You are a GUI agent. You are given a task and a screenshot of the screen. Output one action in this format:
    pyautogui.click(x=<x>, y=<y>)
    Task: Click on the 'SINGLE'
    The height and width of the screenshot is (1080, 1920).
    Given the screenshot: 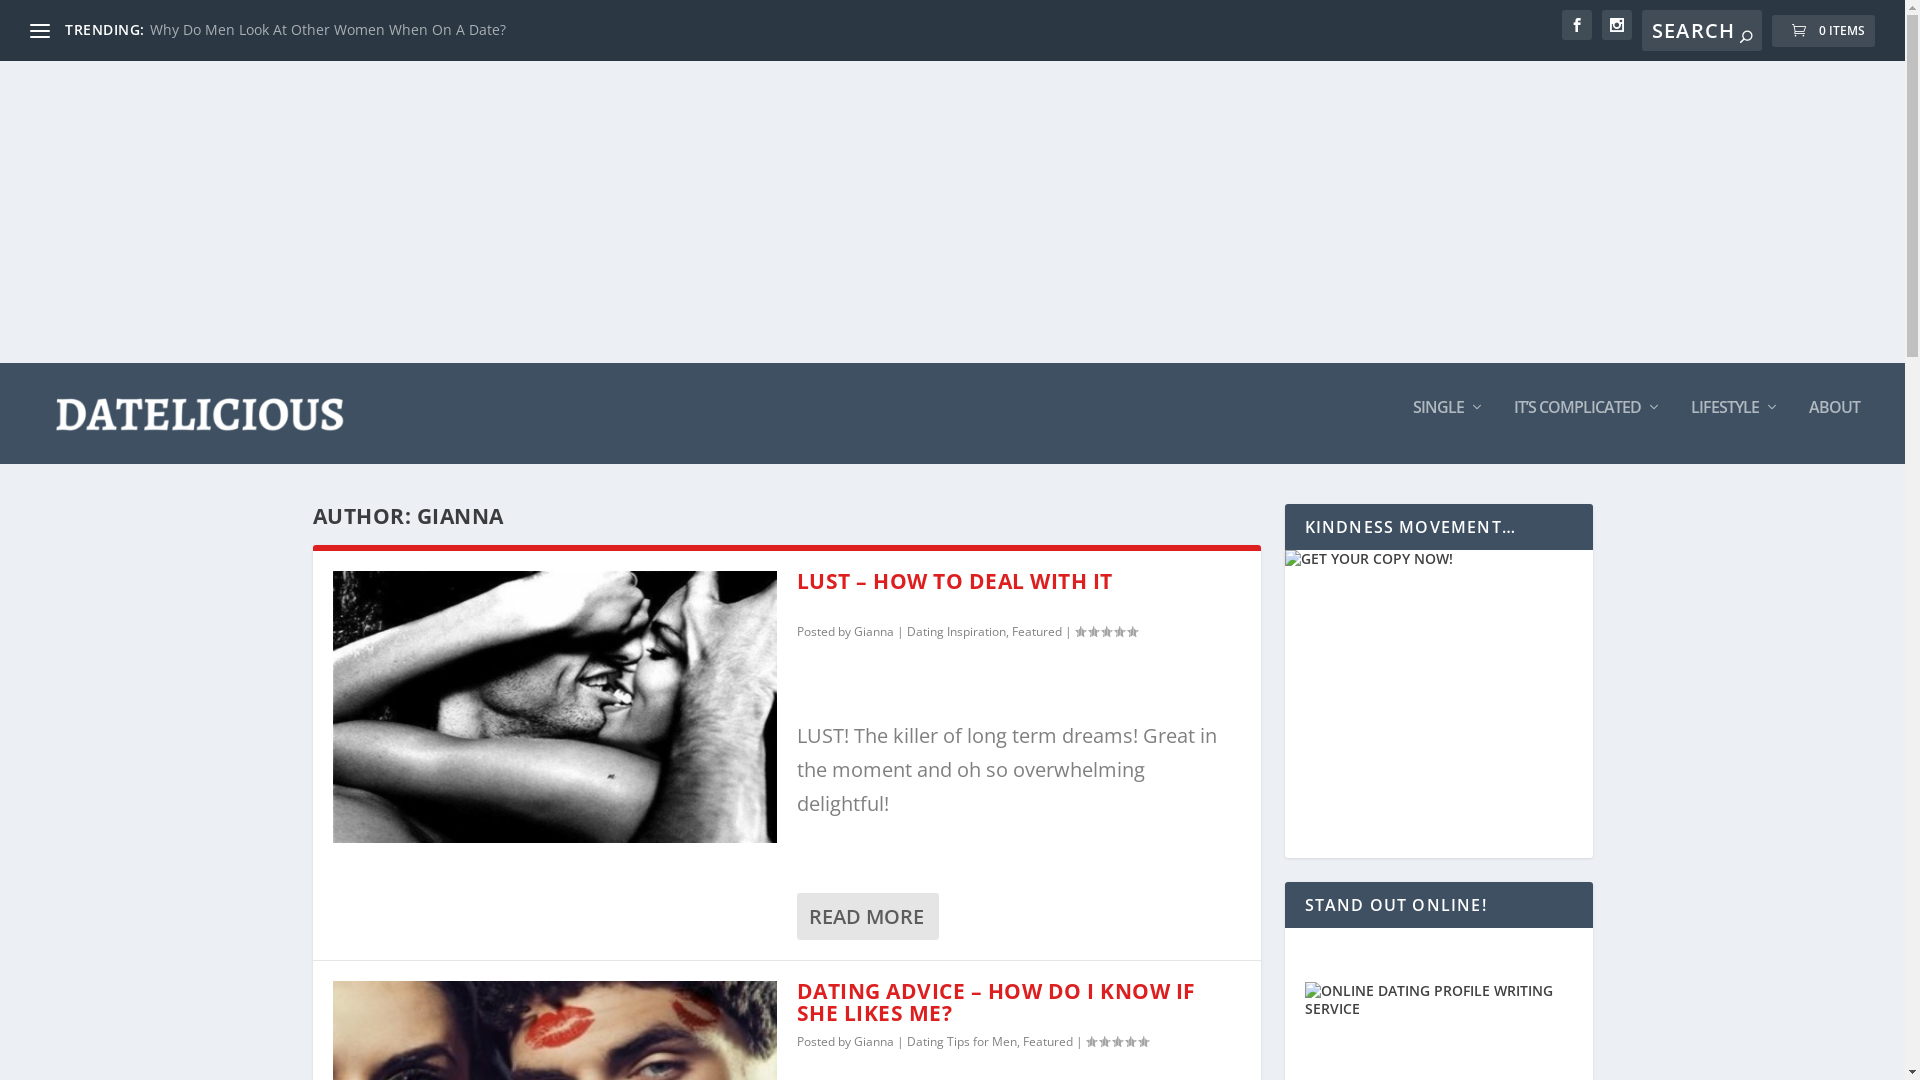 What is the action you would take?
    pyautogui.click(x=1448, y=430)
    